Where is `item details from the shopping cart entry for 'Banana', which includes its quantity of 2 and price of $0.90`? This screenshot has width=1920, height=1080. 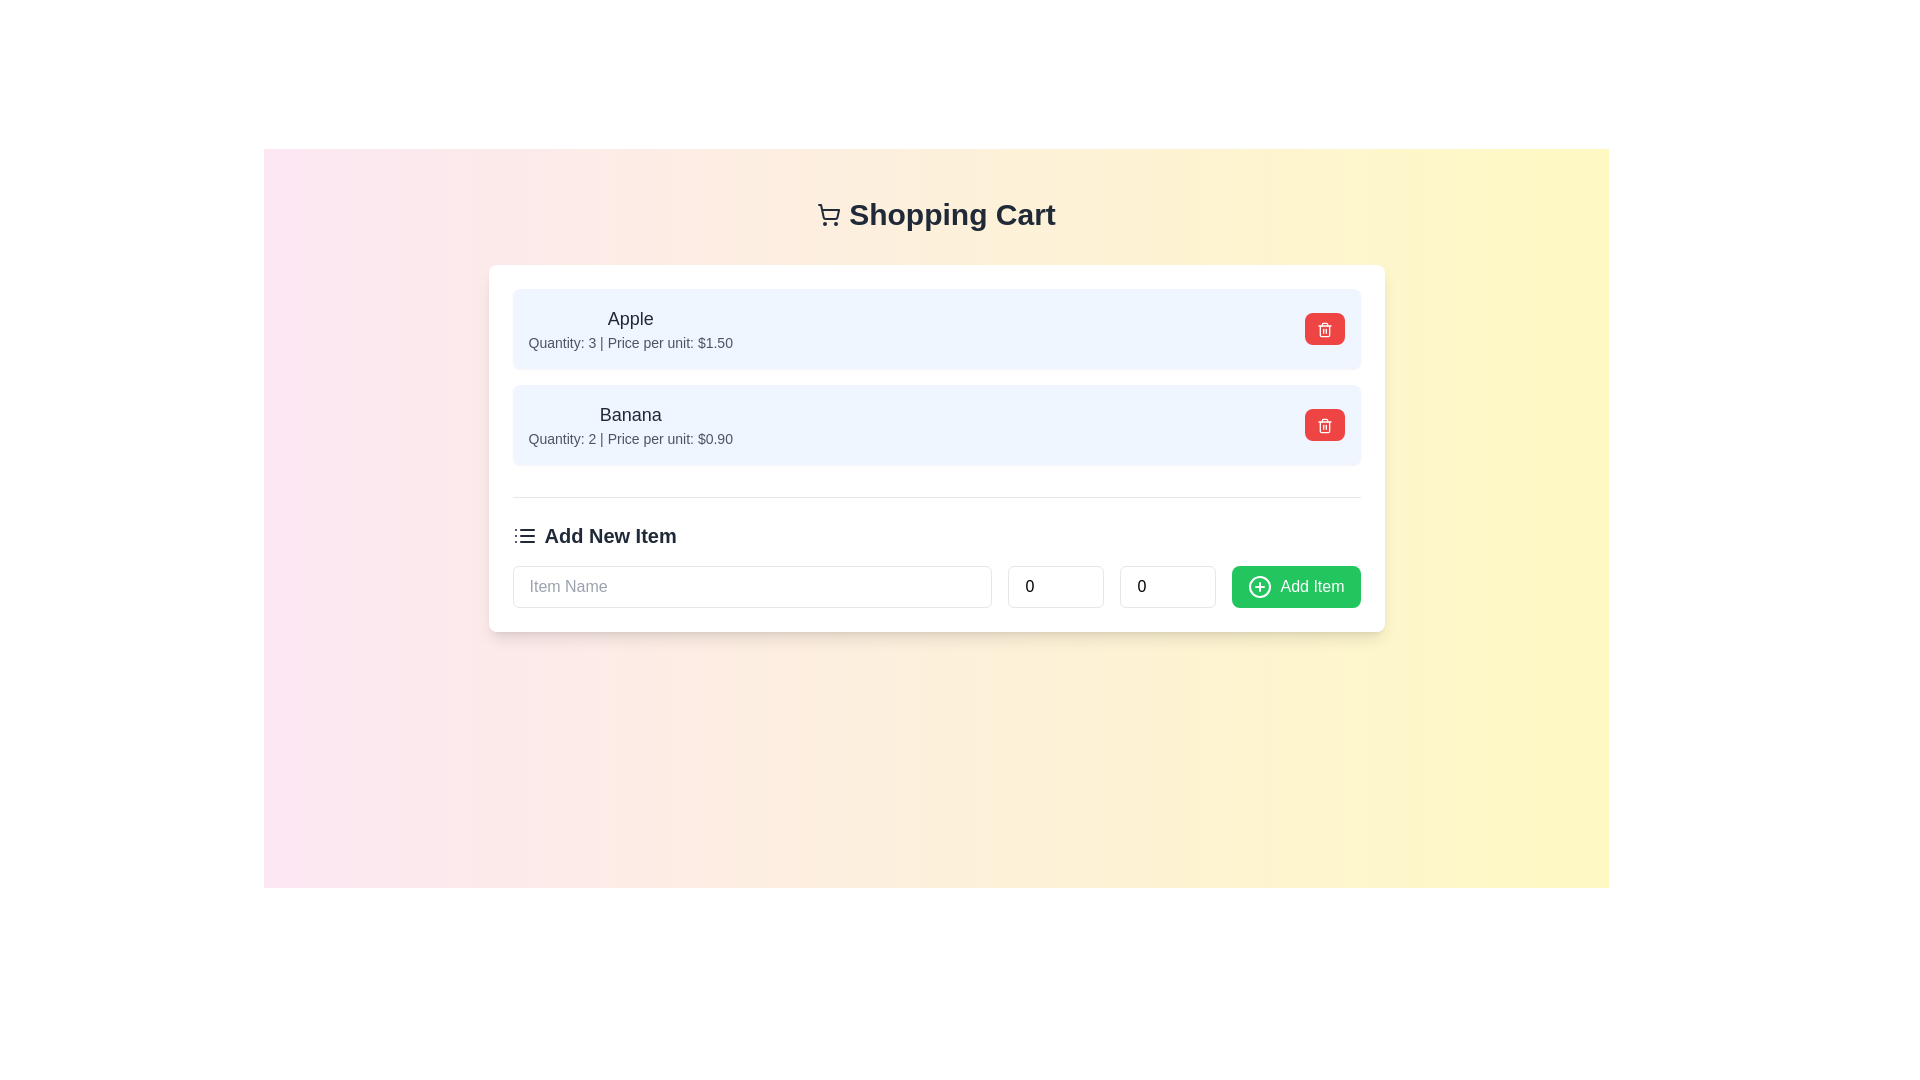
item details from the shopping cart entry for 'Banana', which includes its quantity of 2 and price of $0.90 is located at coordinates (935, 423).